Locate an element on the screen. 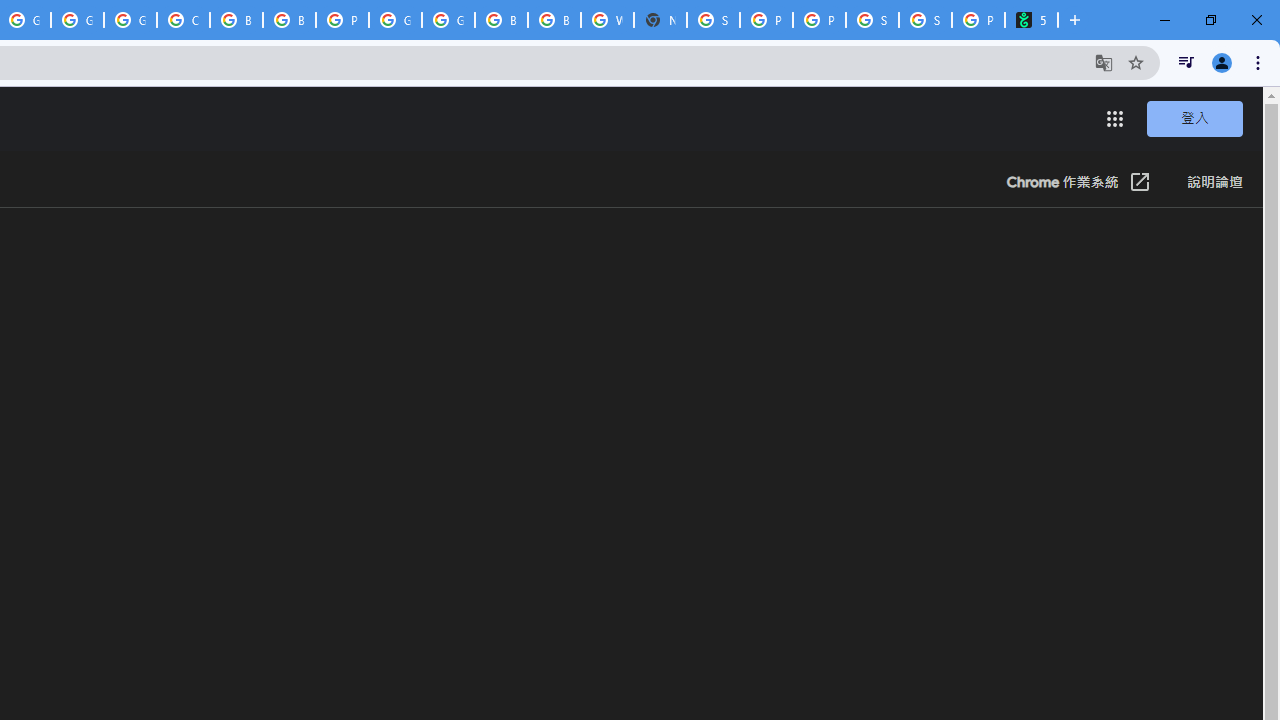 The height and width of the screenshot is (720, 1280). 'Browse Chrome as a guest - Computer - Google Chrome Help' is located at coordinates (288, 20).